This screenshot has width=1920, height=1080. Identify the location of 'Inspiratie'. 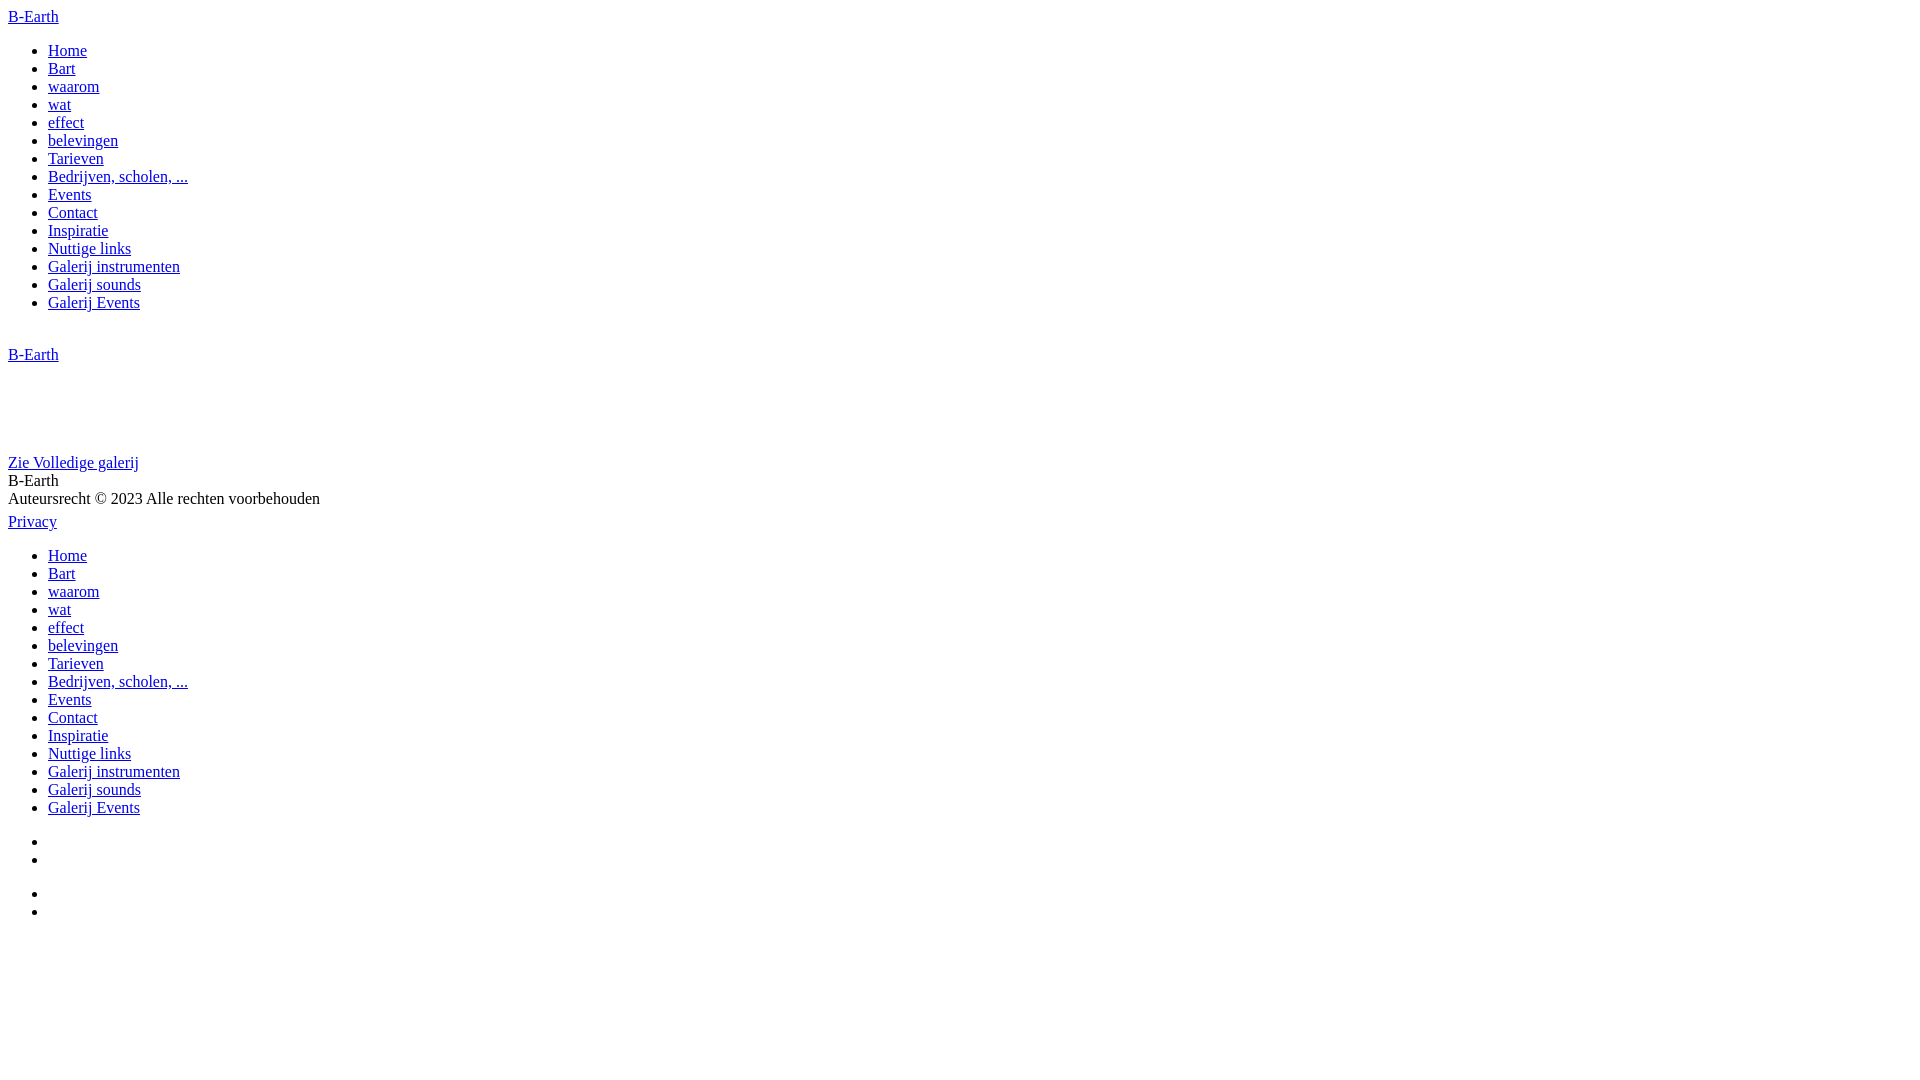
(77, 735).